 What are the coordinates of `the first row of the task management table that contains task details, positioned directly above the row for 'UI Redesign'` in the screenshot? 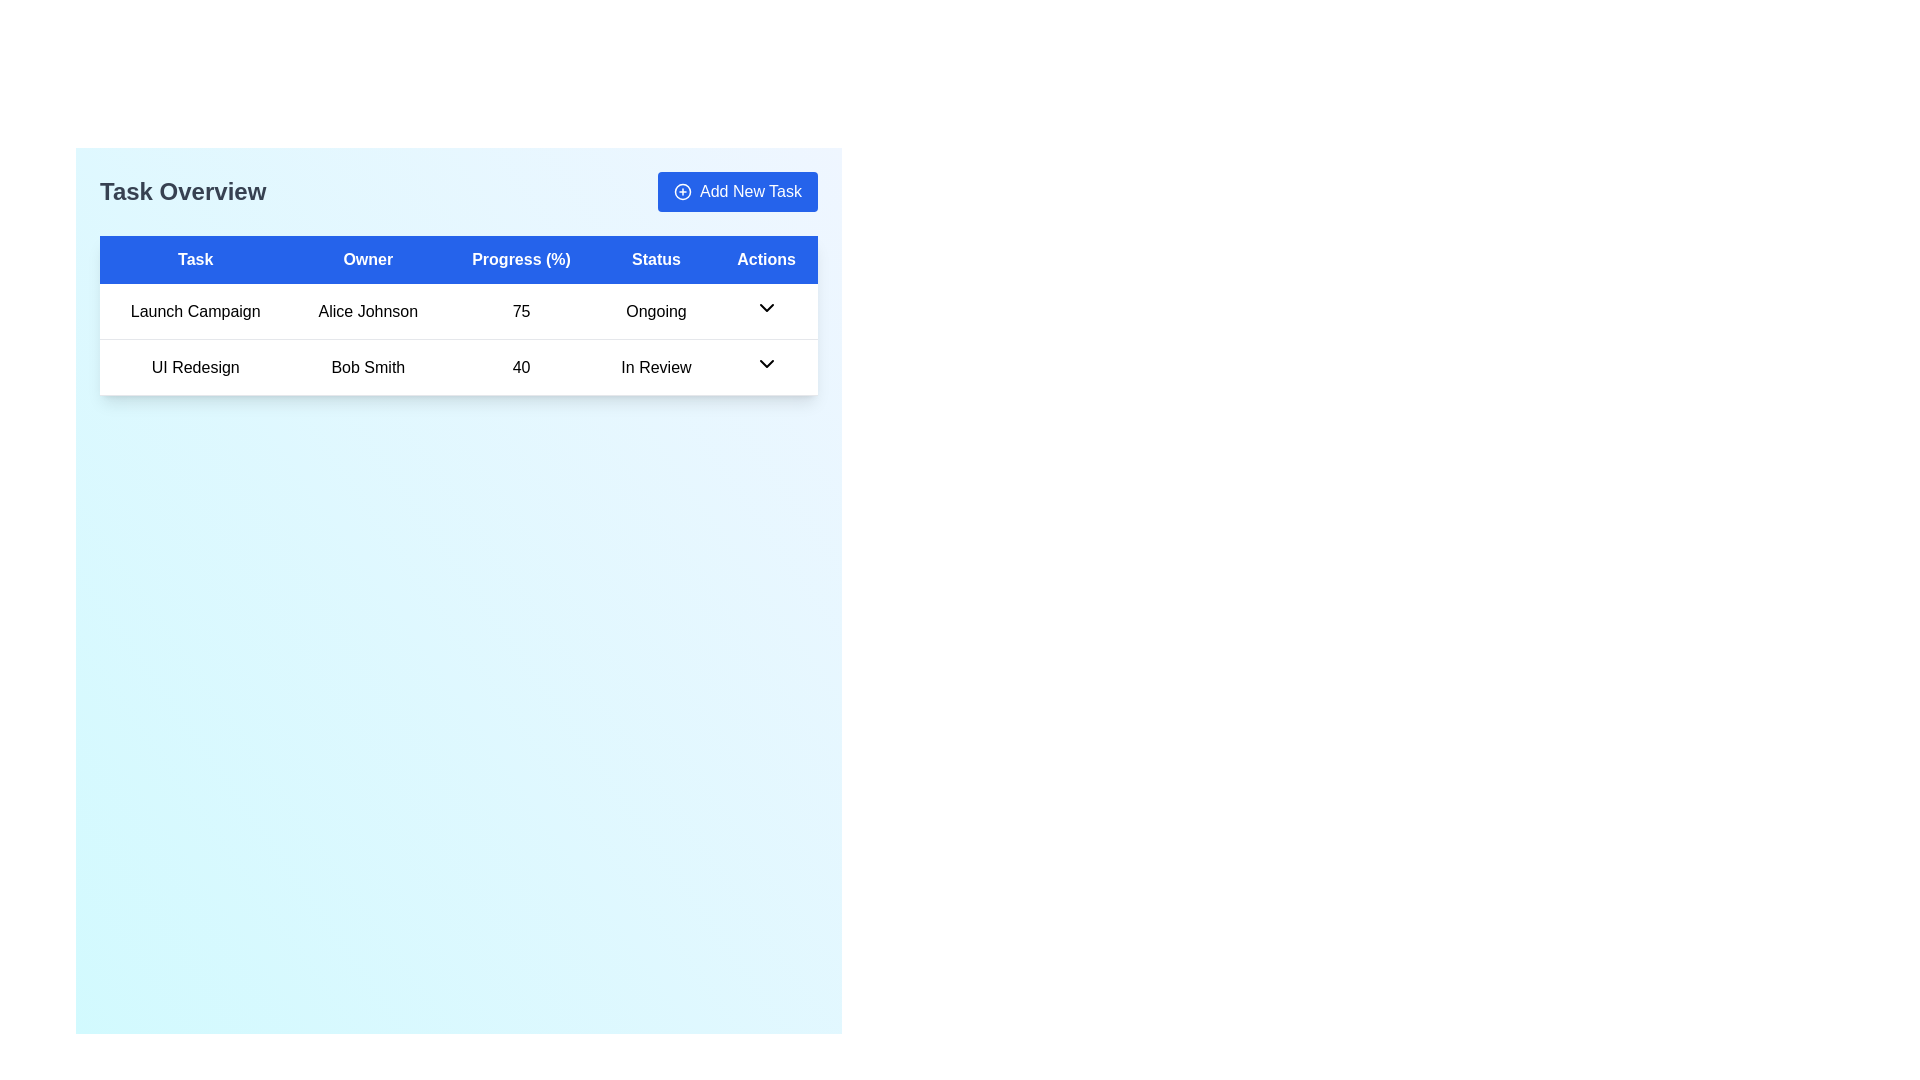 It's located at (458, 311).